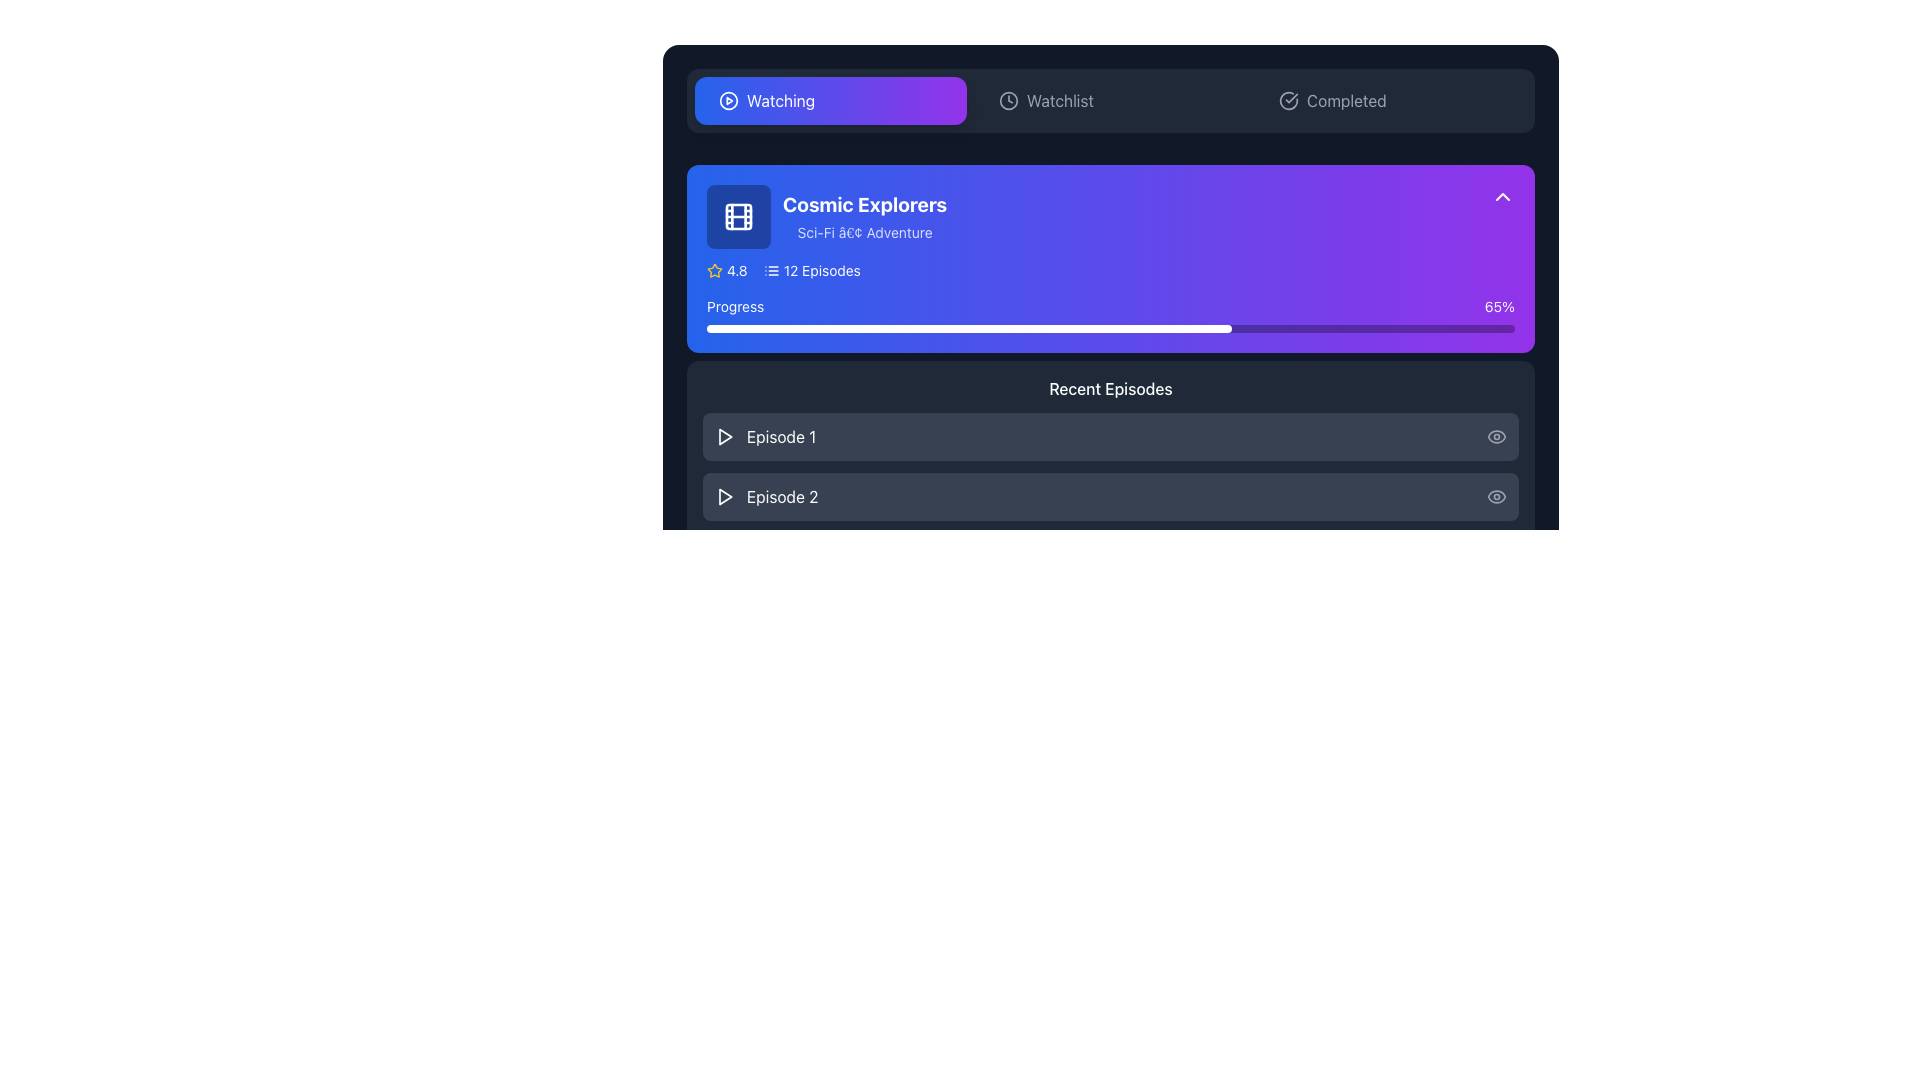  What do you see at coordinates (1008, 100) in the screenshot?
I see `the decorative SVG circle element of the clock icon, which is positioned between the 'Watching' button and the 'Completed' button in the navigation bar` at bounding box center [1008, 100].